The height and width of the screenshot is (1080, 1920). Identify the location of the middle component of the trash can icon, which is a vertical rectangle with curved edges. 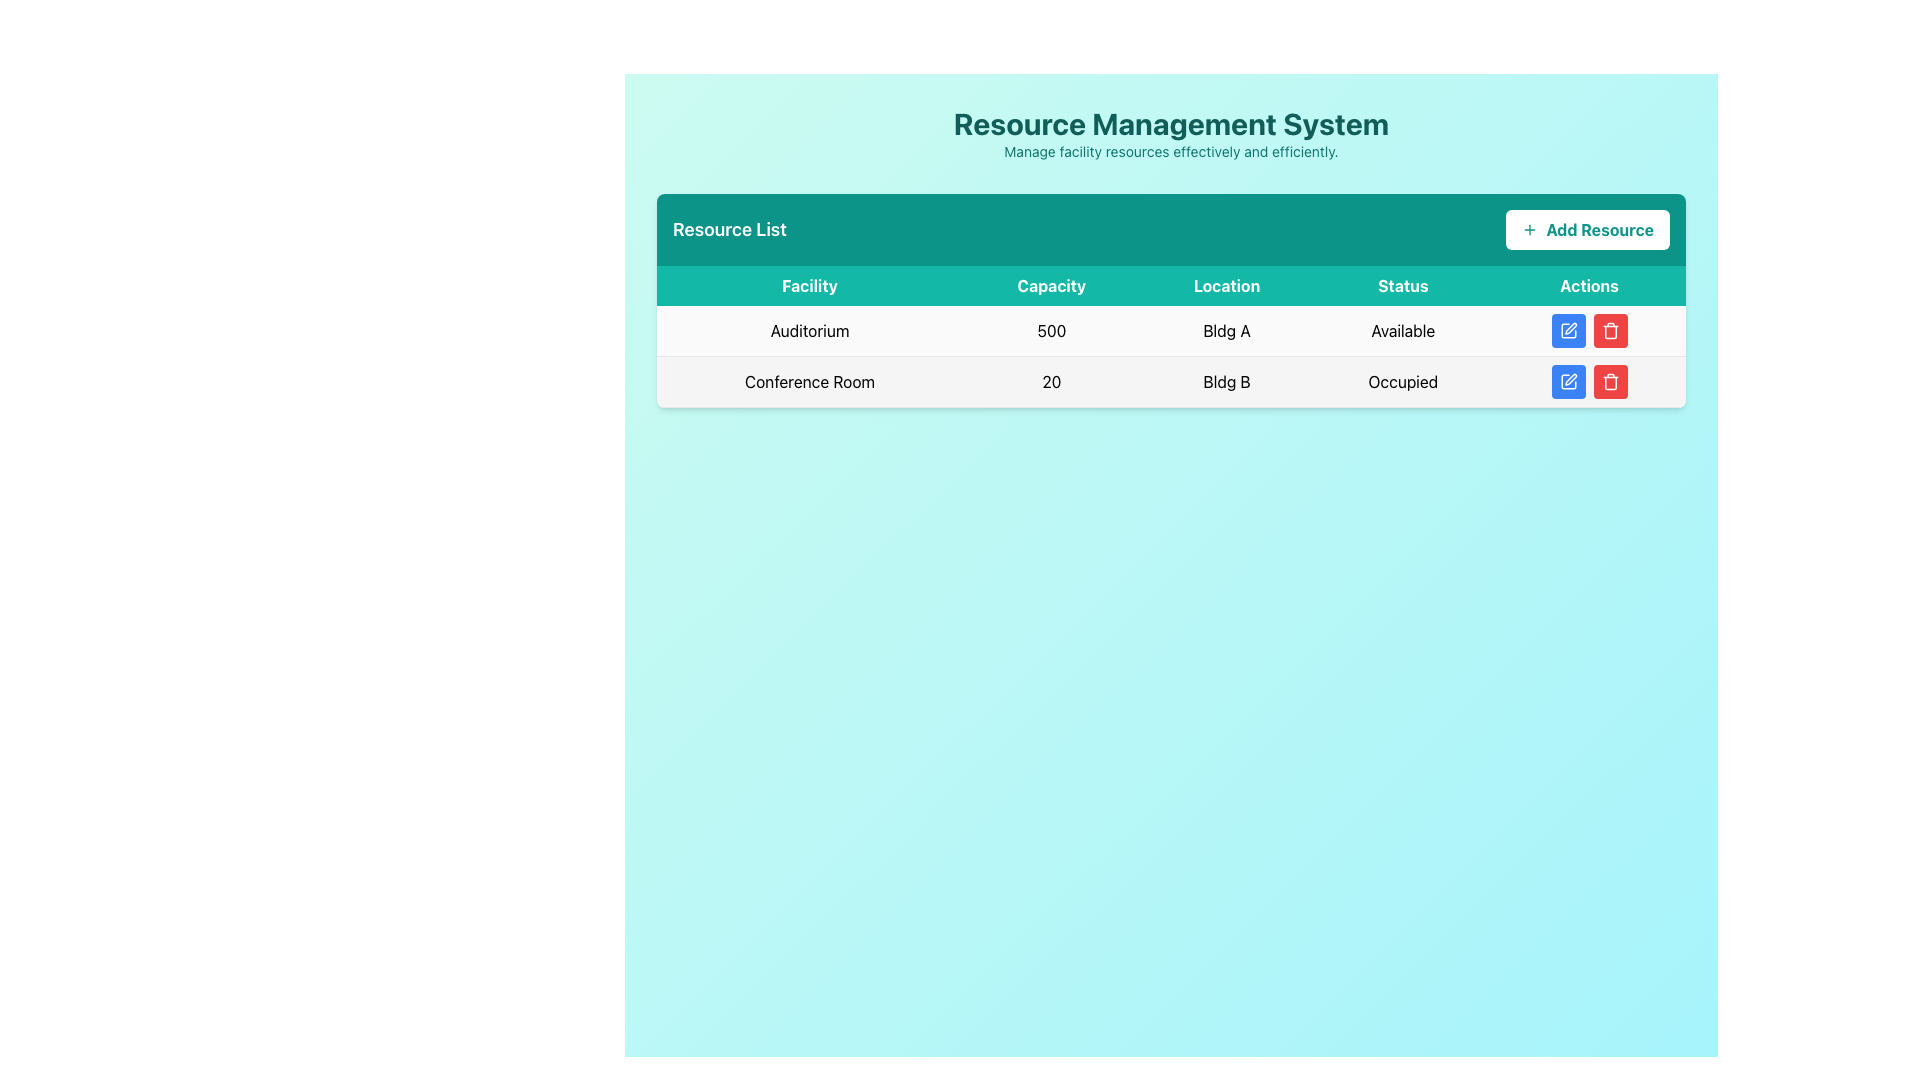
(1610, 331).